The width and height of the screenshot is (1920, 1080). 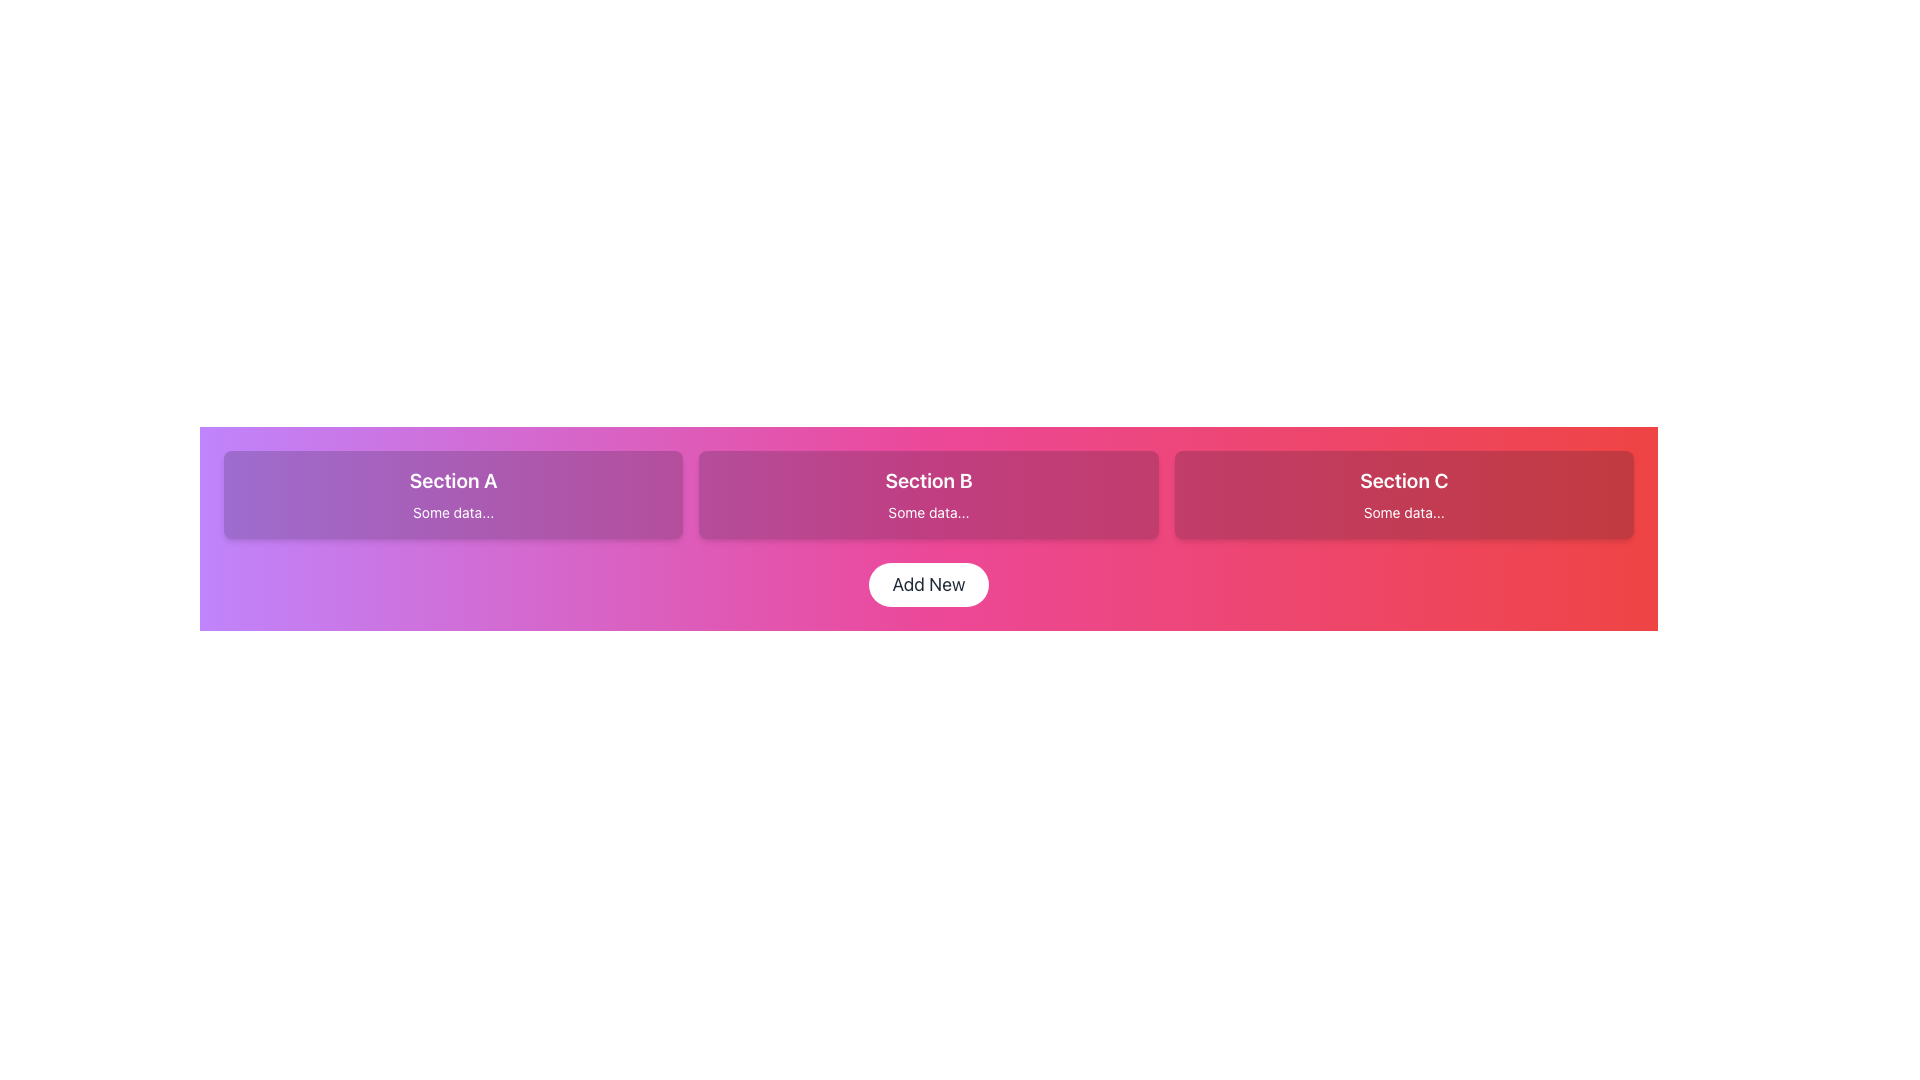 I want to click on the 'Add New' button with rounded edges, white background, and bold dark text located at the bottom of the layout beneath the sections labeled 'Section A', 'Section B', and 'Section C', so click(x=927, y=585).